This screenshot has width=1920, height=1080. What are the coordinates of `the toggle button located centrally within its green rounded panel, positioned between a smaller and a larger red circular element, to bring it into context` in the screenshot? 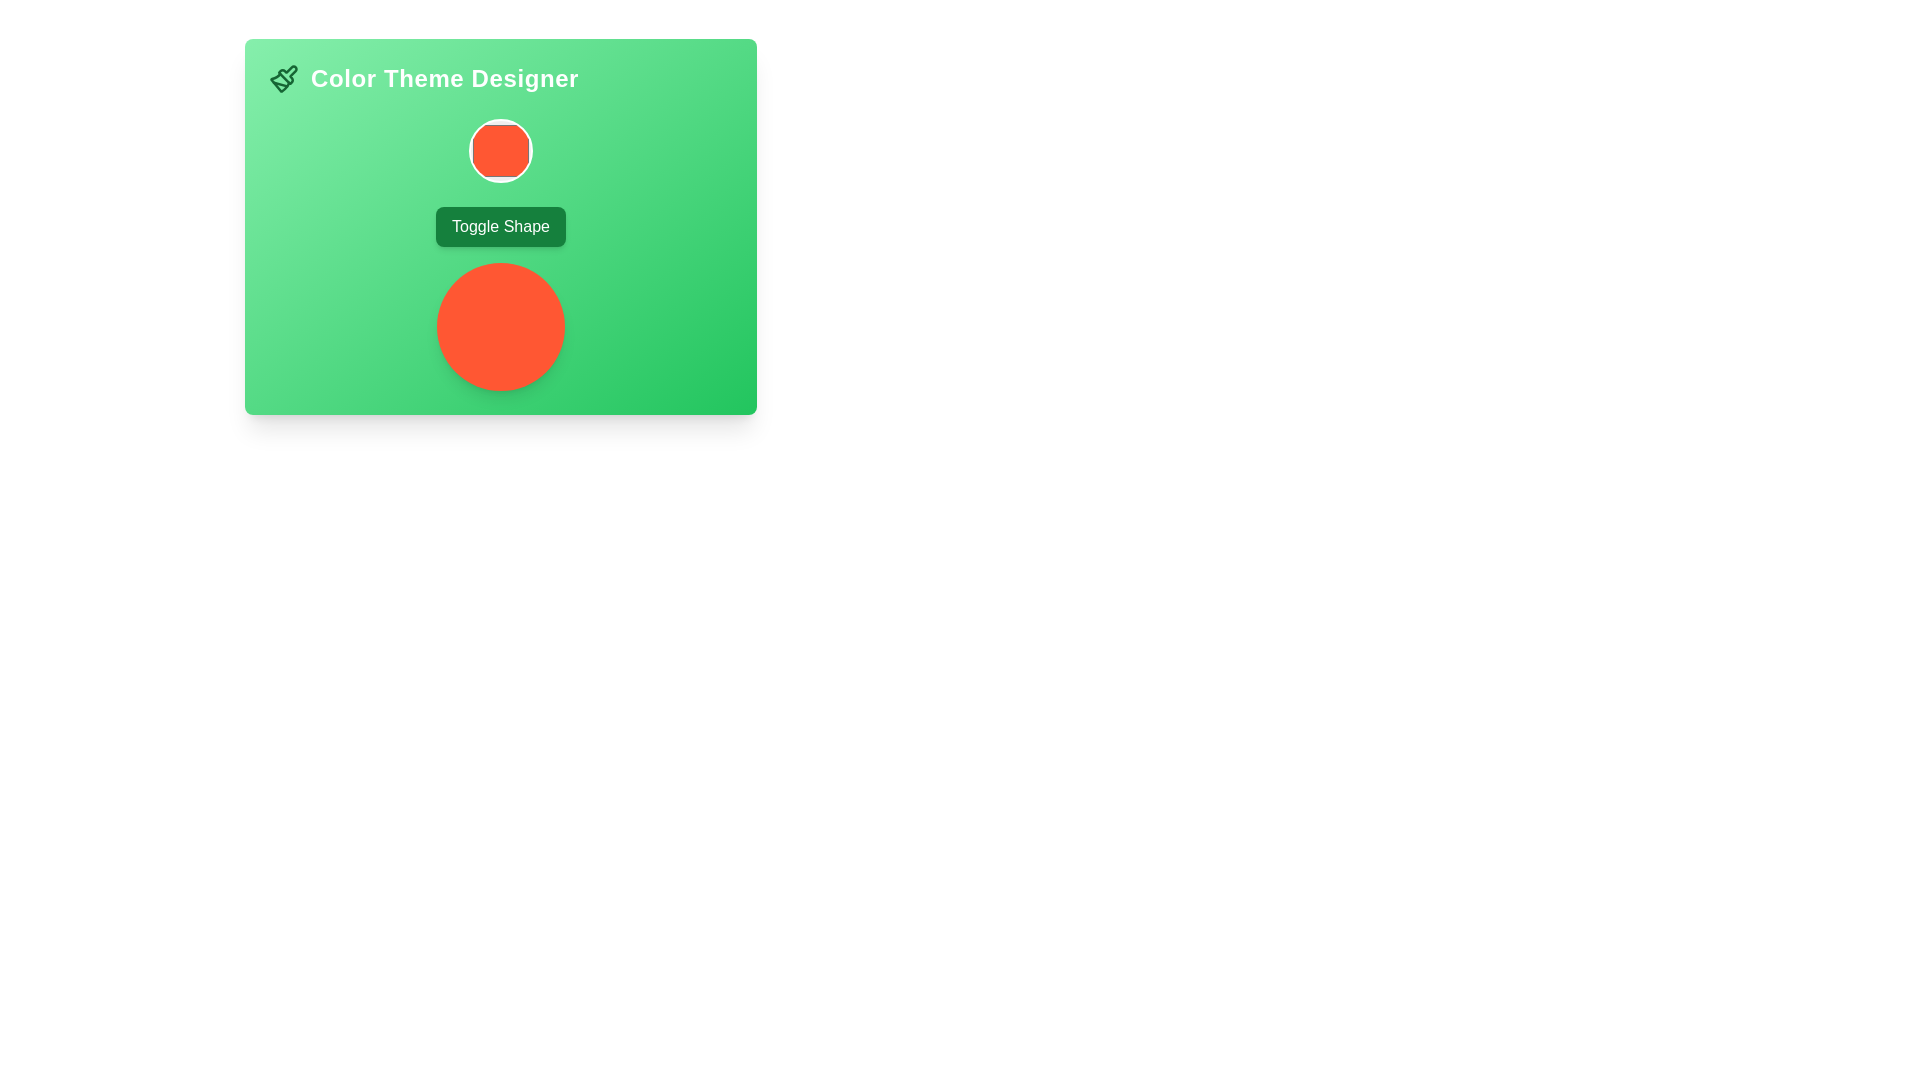 It's located at (500, 226).